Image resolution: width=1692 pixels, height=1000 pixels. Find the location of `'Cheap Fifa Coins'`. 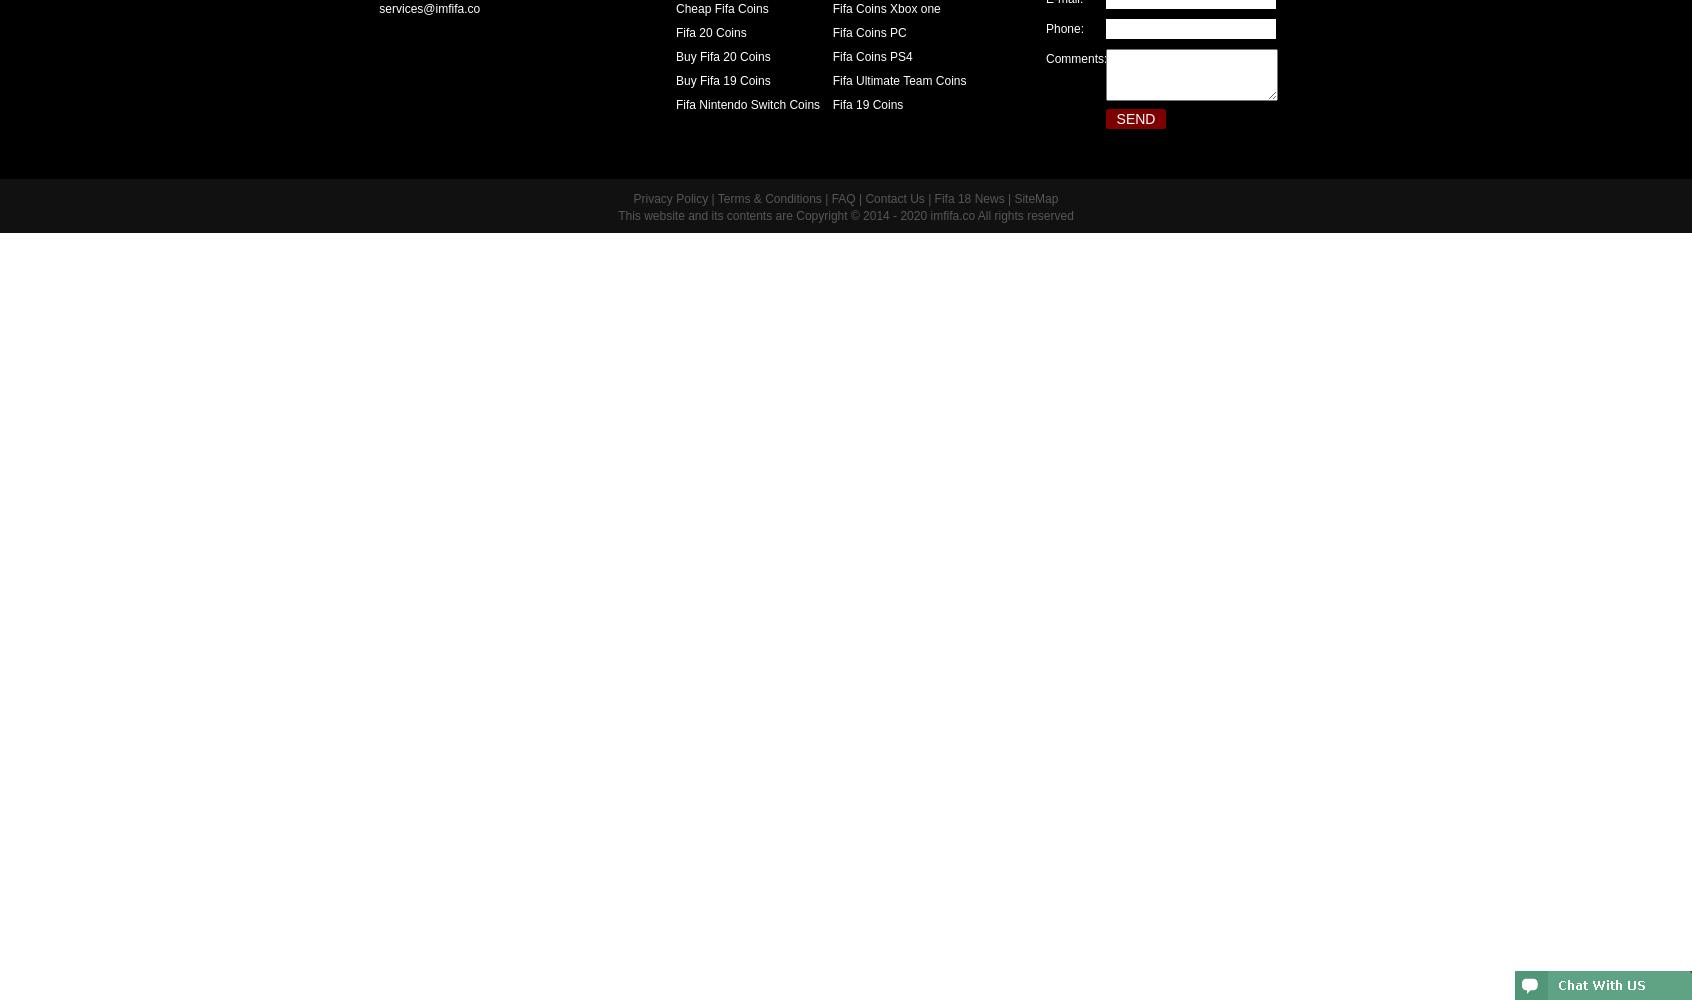

'Cheap Fifa Coins' is located at coordinates (720, 9).